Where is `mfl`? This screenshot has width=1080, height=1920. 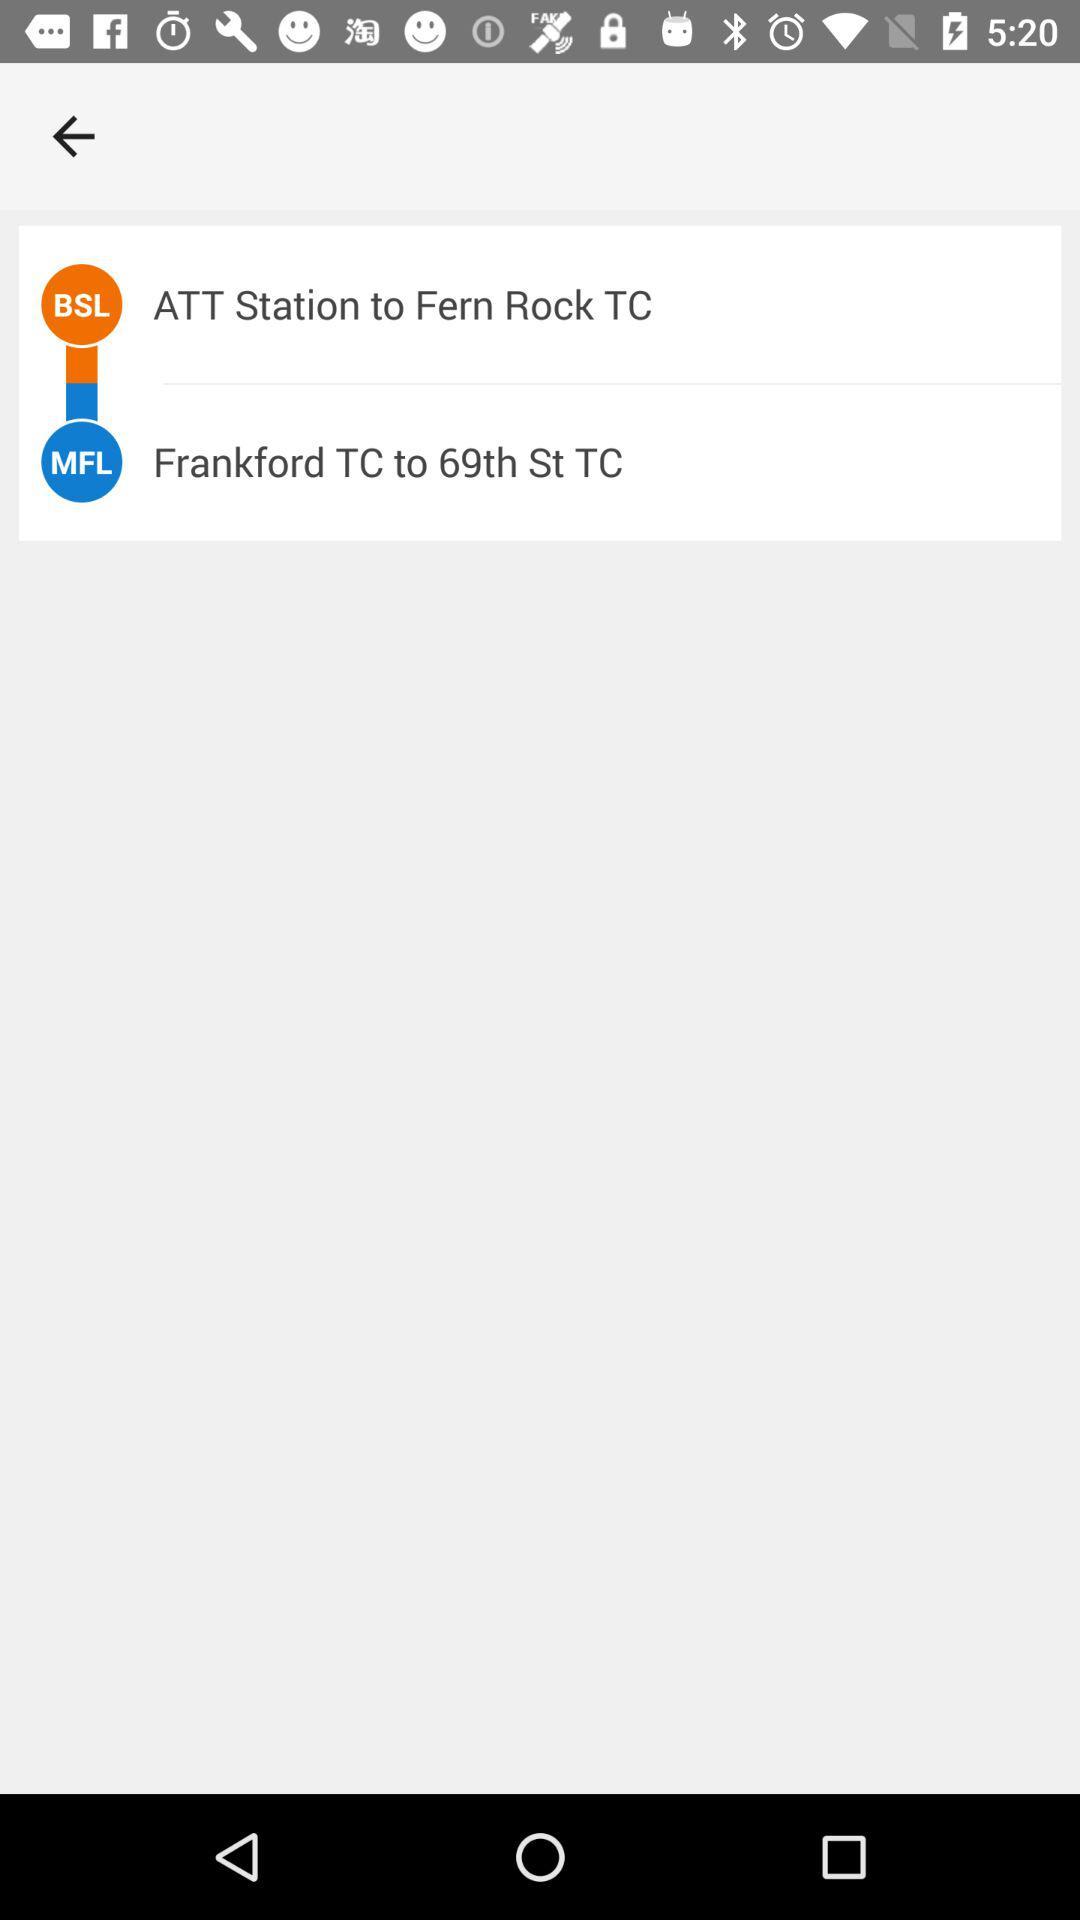 mfl is located at coordinates (80, 460).